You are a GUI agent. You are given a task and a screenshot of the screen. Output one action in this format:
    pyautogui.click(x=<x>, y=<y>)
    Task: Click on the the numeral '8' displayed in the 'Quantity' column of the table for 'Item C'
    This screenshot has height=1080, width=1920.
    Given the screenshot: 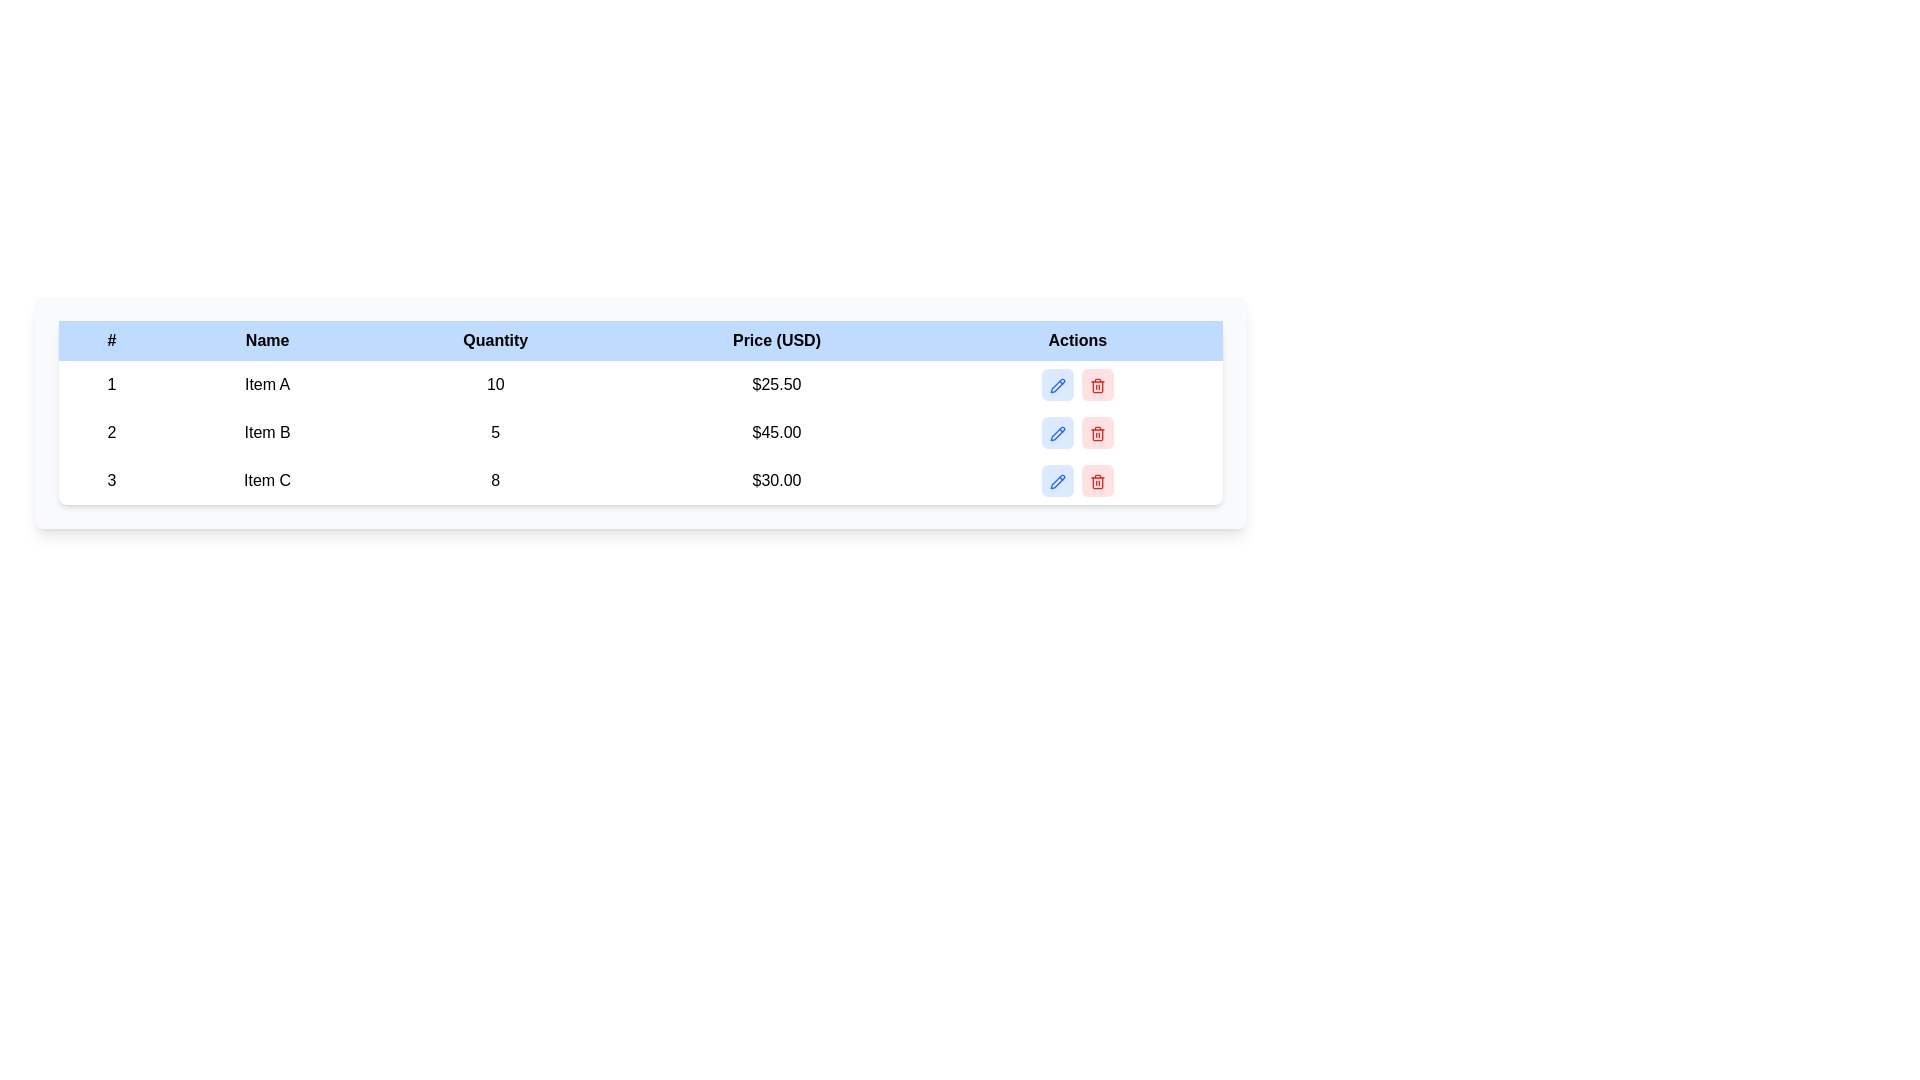 What is the action you would take?
    pyautogui.click(x=495, y=481)
    